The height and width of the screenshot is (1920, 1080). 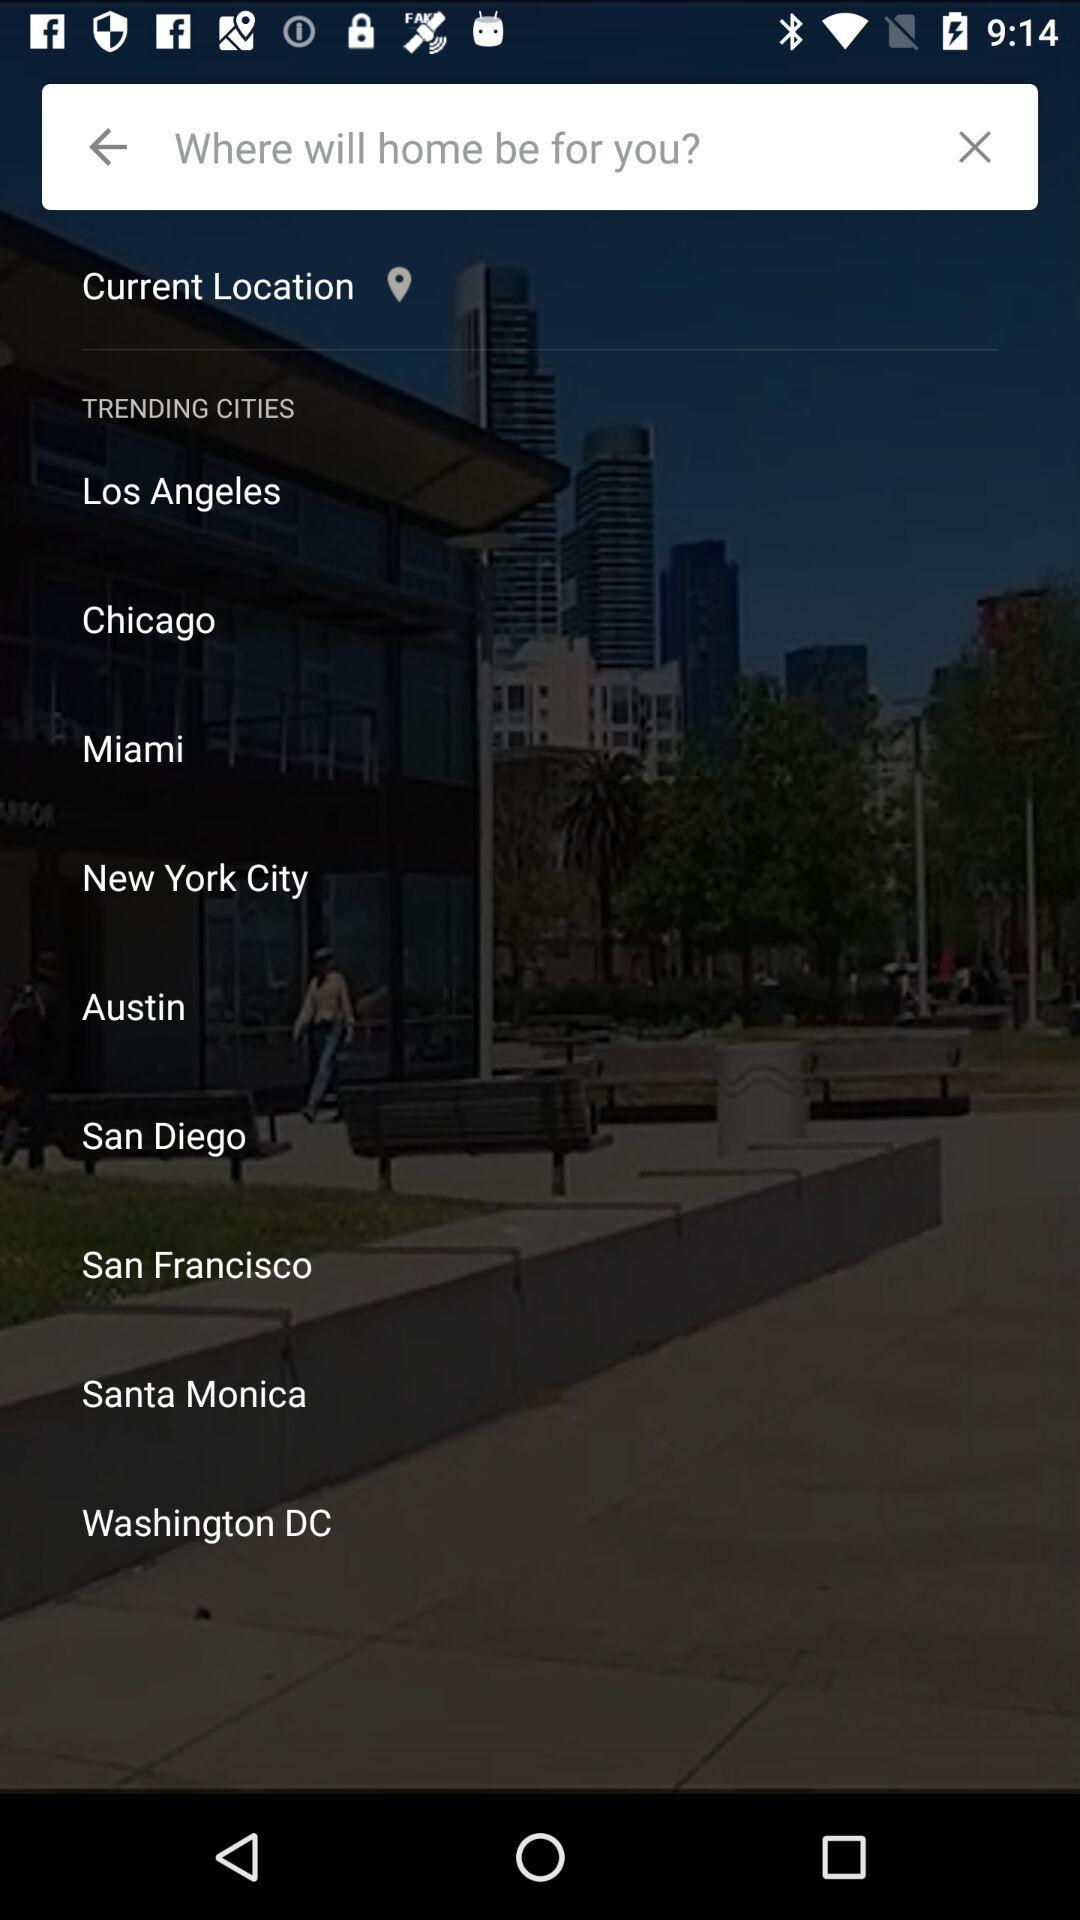 I want to click on the current location icon, so click(x=251, y=283).